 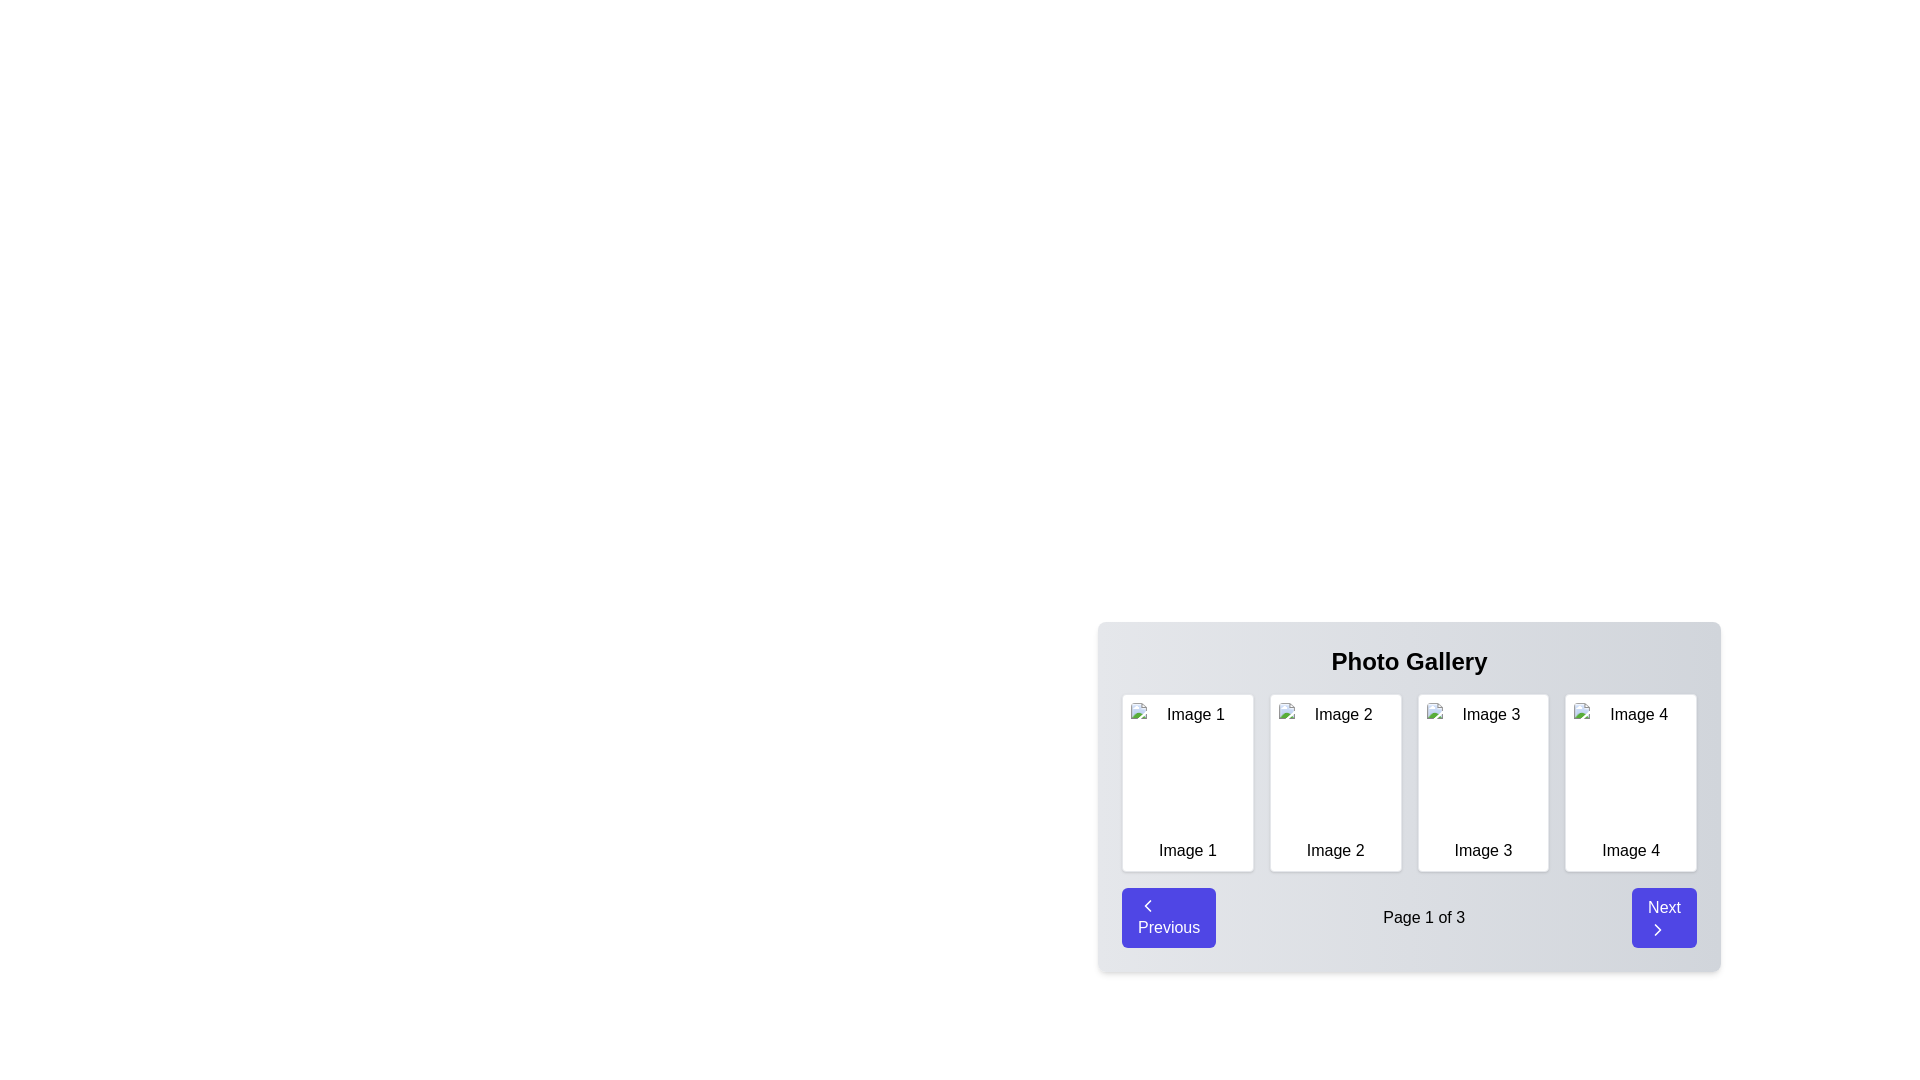 I want to click on the static text label located at the bottom of the second card from the left in the photo gallery layout, which serves as a description for 'Image 2', so click(x=1335, y=851).